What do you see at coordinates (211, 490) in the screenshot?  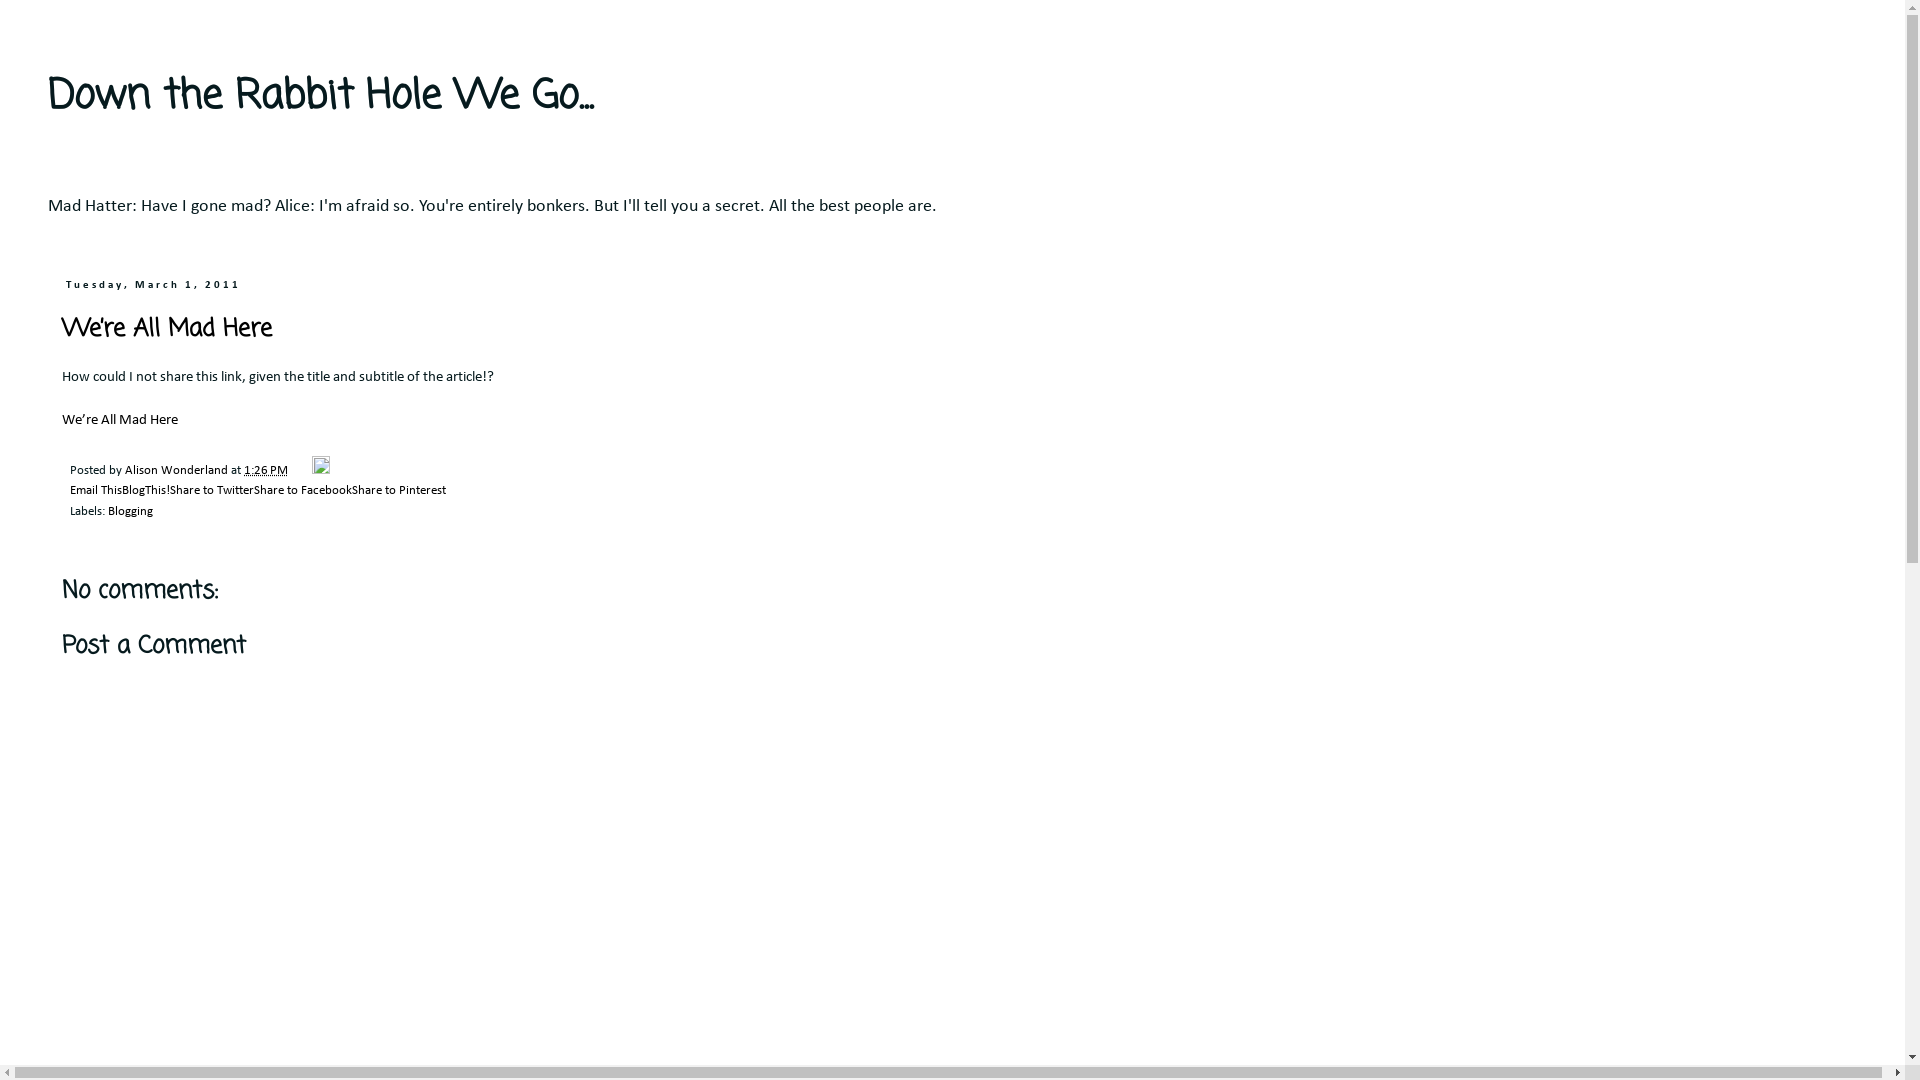 I see `'Share to Twitter'` at bounding box center [211, 490].